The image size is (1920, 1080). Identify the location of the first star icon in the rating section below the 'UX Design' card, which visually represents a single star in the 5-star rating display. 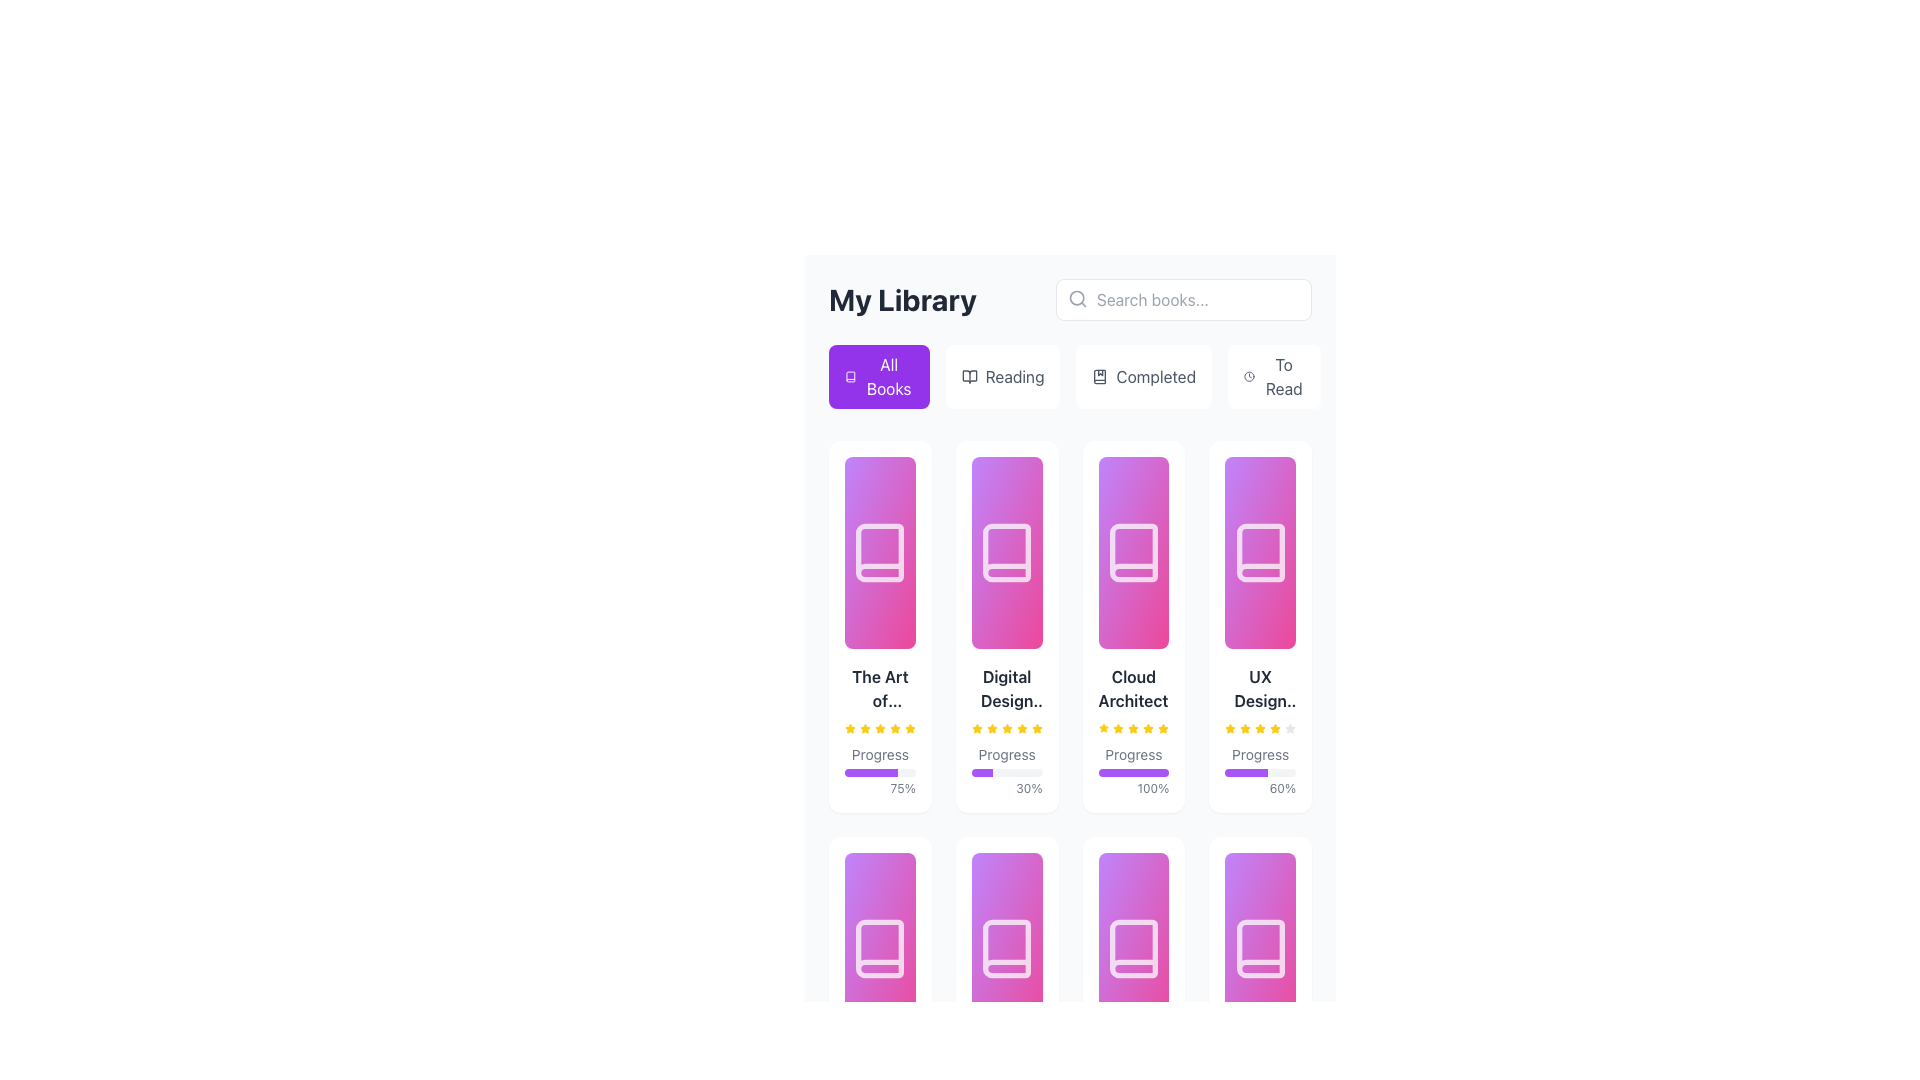
(1229, 729).